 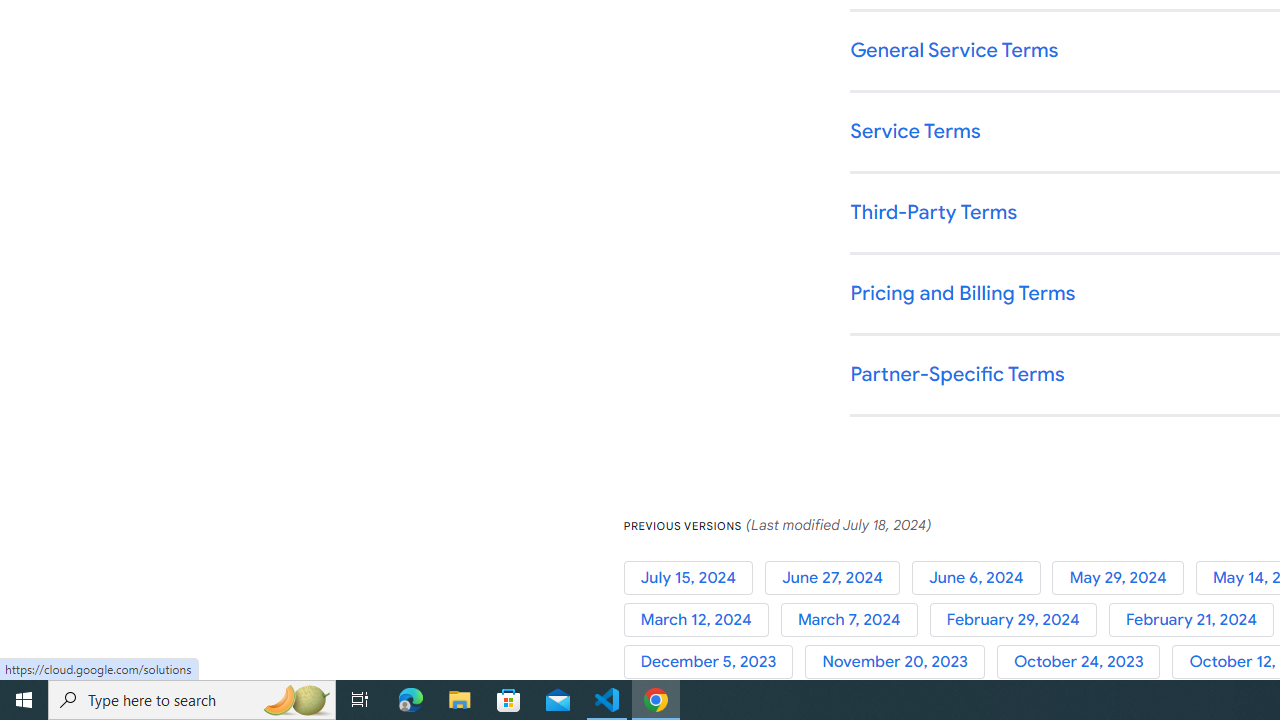 What do you see at coordinates (855, 619) in the screenshot?
I see `'March 7, 2024'` at bounding box center [855, 619].